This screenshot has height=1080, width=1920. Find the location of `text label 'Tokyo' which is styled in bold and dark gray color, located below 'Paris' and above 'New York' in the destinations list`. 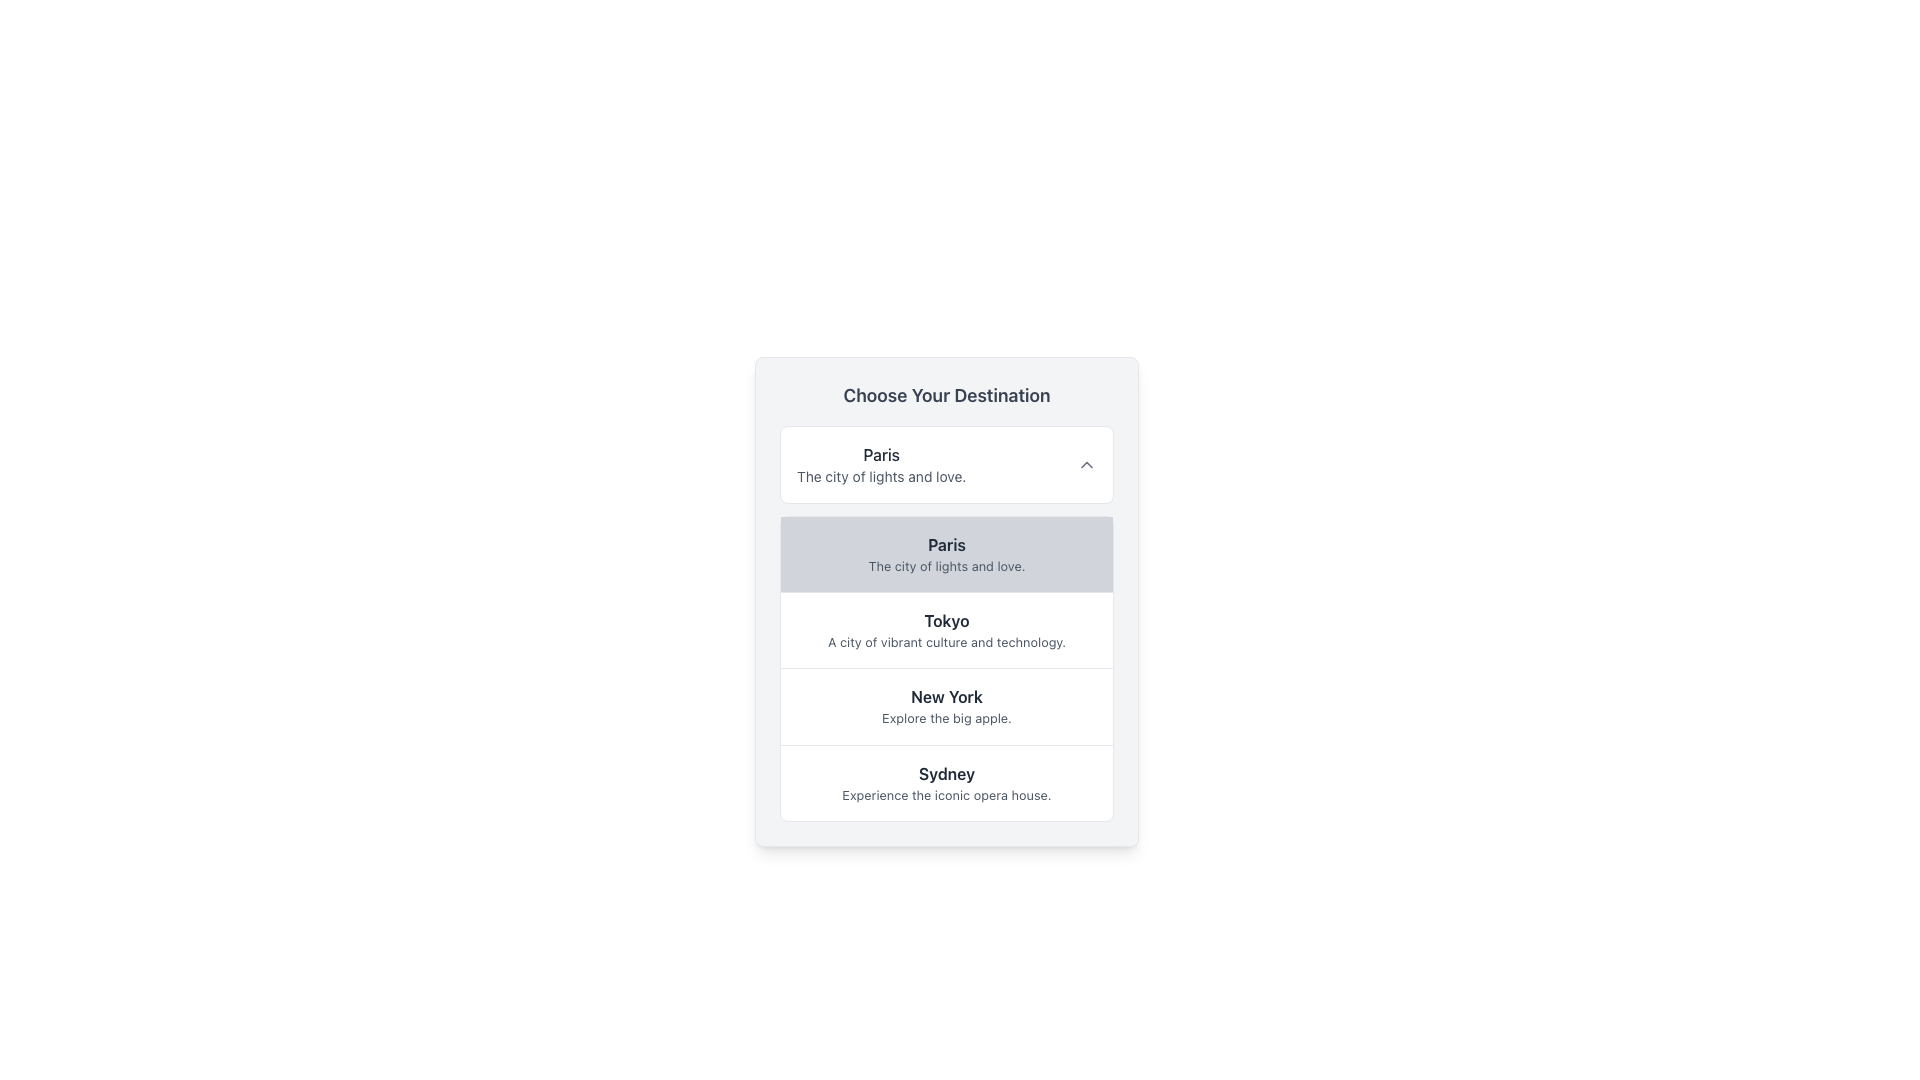

text label 'Tokyo' which is styled in bold and dark gray color, located below 'Paris' and above 'New York' in the destinations list is located at coordinates (945, 620).